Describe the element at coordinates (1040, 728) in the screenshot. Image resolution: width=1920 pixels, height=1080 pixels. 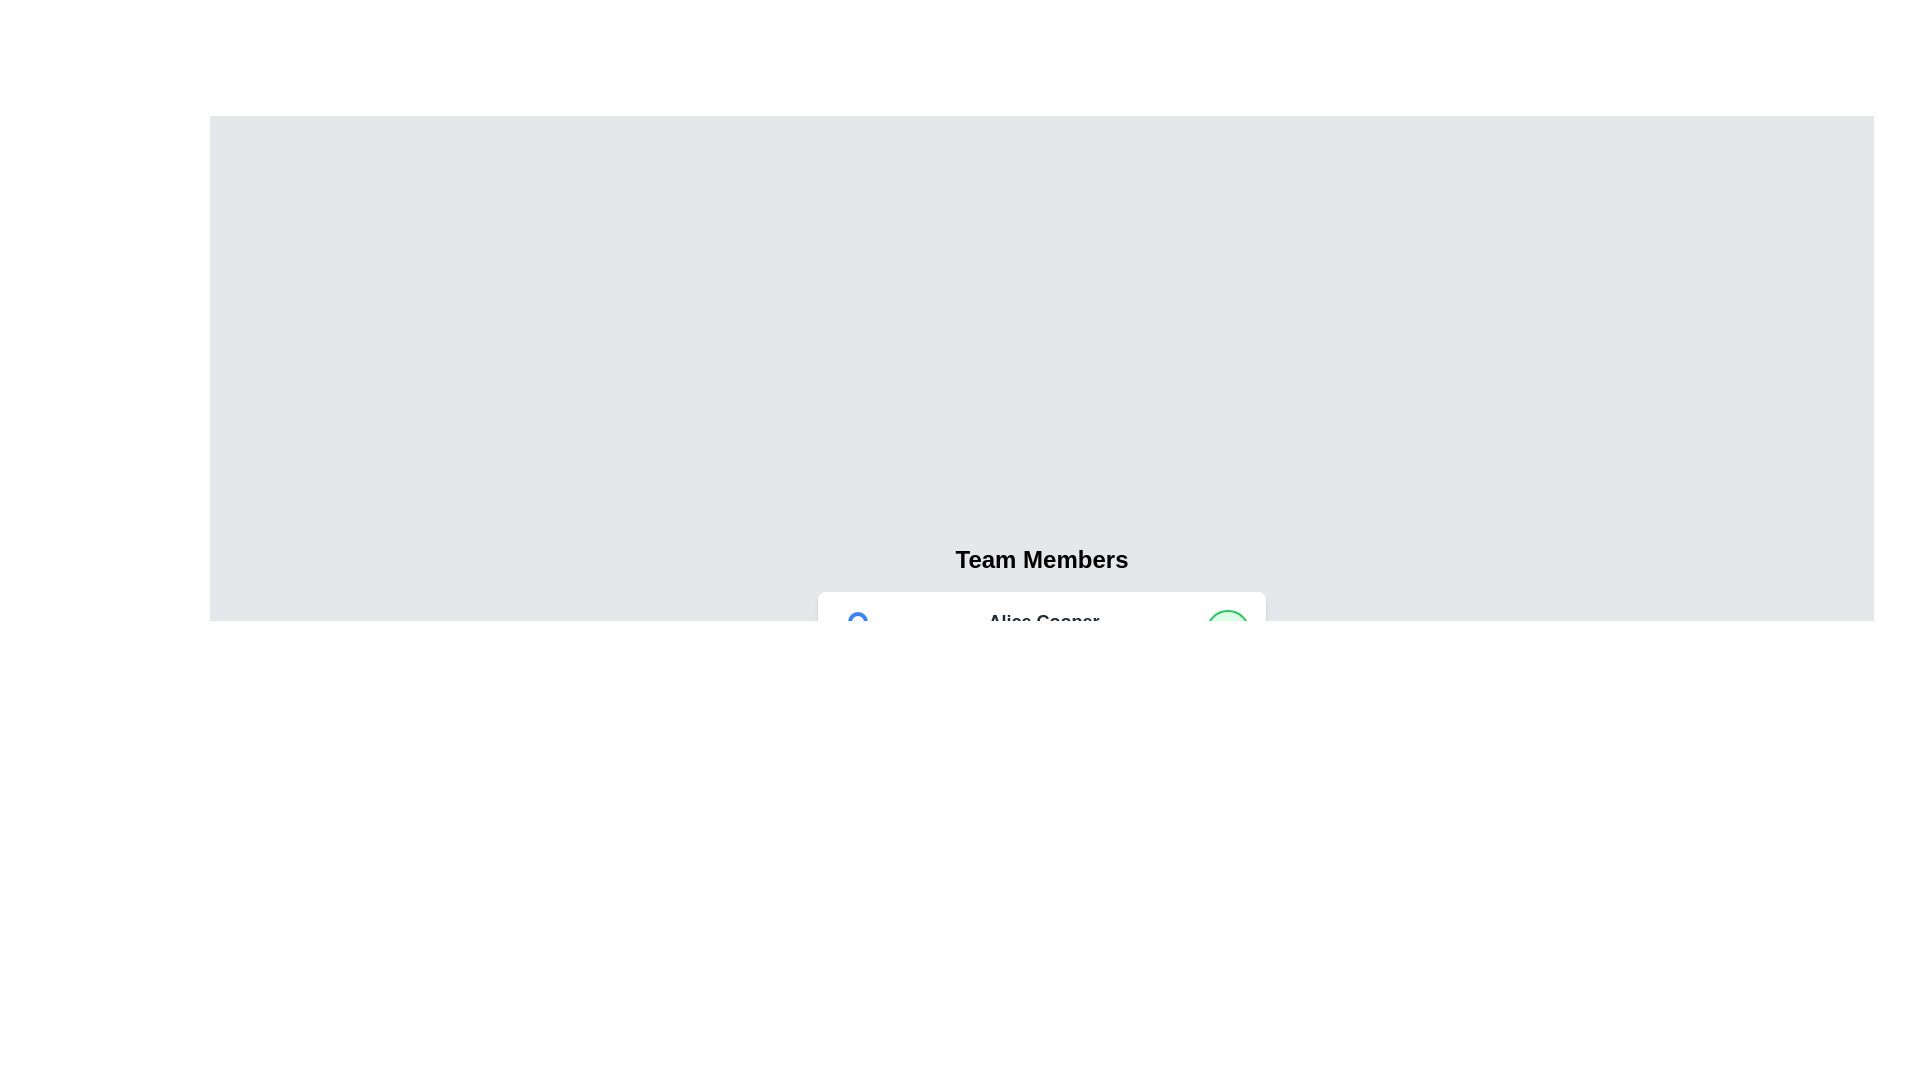
I see `displayed name and role on the user card located beneath 'Alice Cooper Leader' in the vertically stacked list` at that location.